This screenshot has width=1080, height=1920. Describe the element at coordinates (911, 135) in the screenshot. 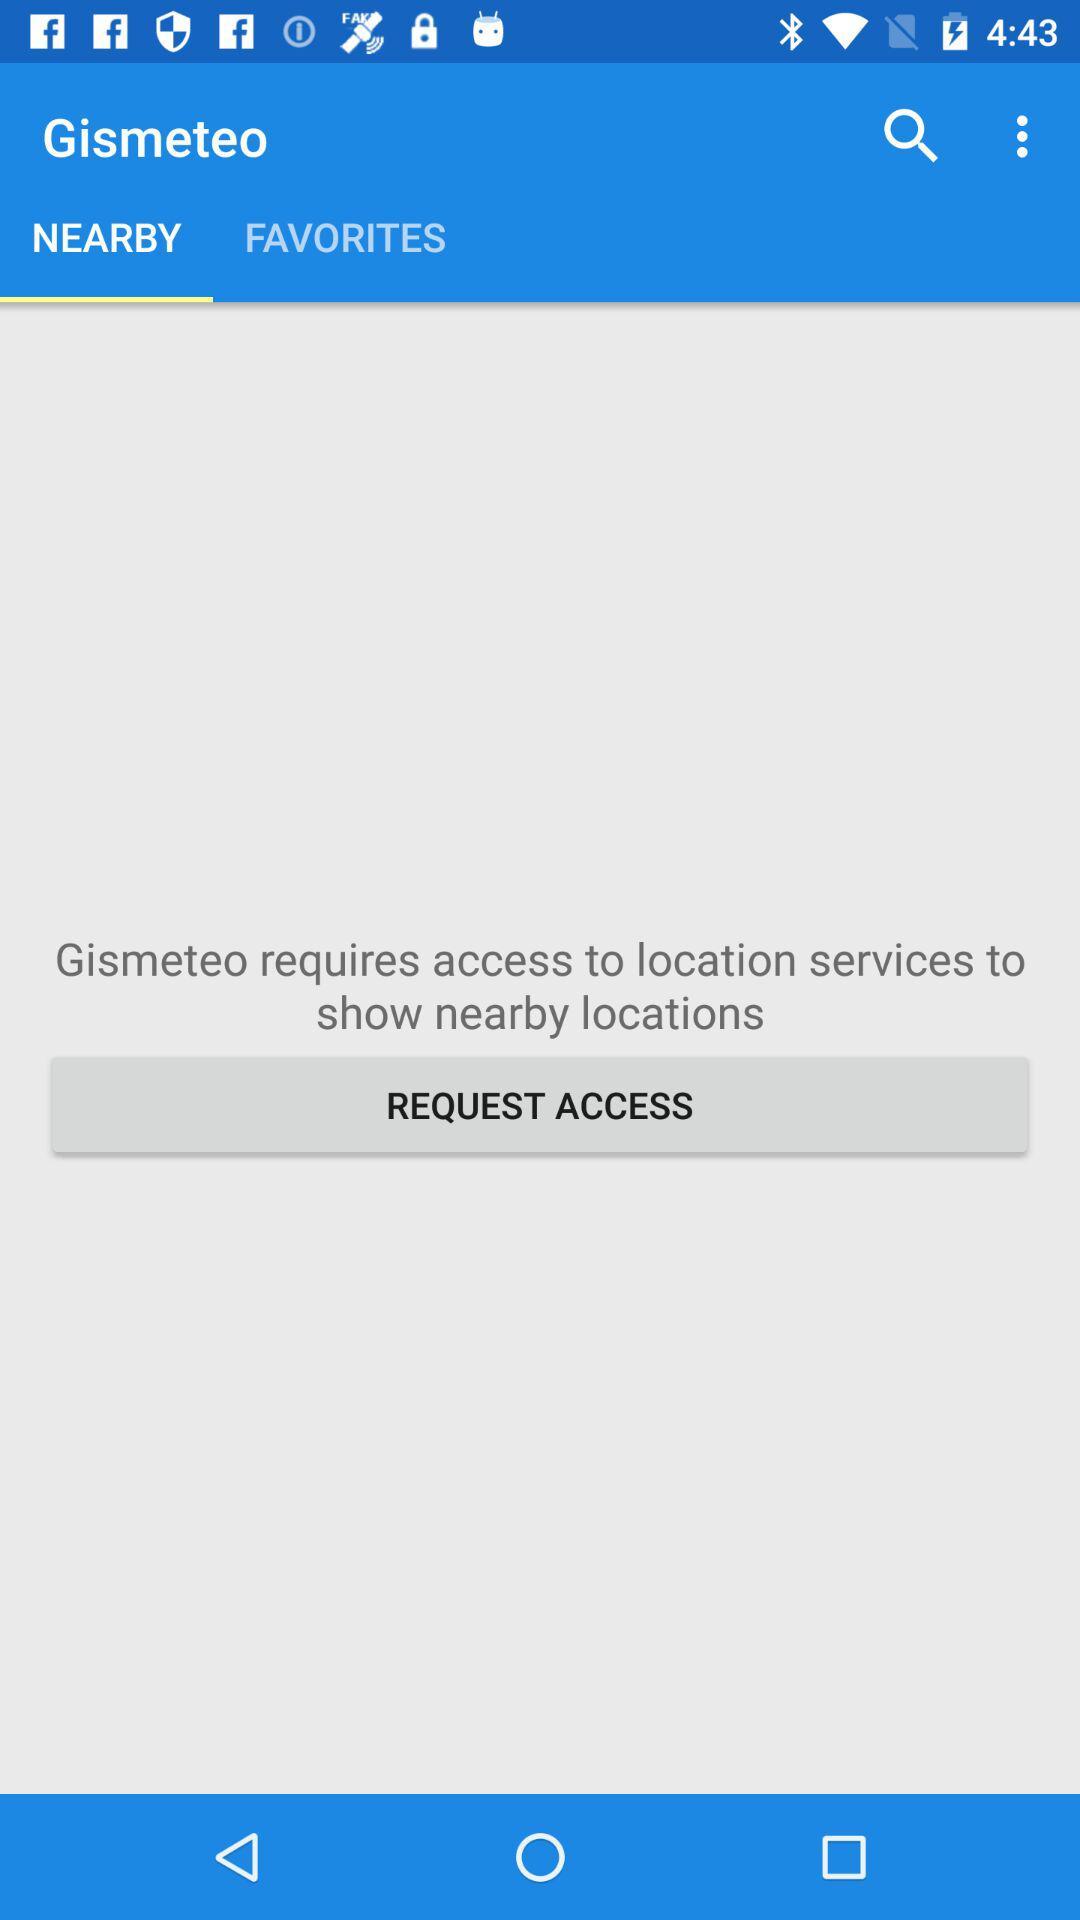

I see `the icon next to favorites` at that location.